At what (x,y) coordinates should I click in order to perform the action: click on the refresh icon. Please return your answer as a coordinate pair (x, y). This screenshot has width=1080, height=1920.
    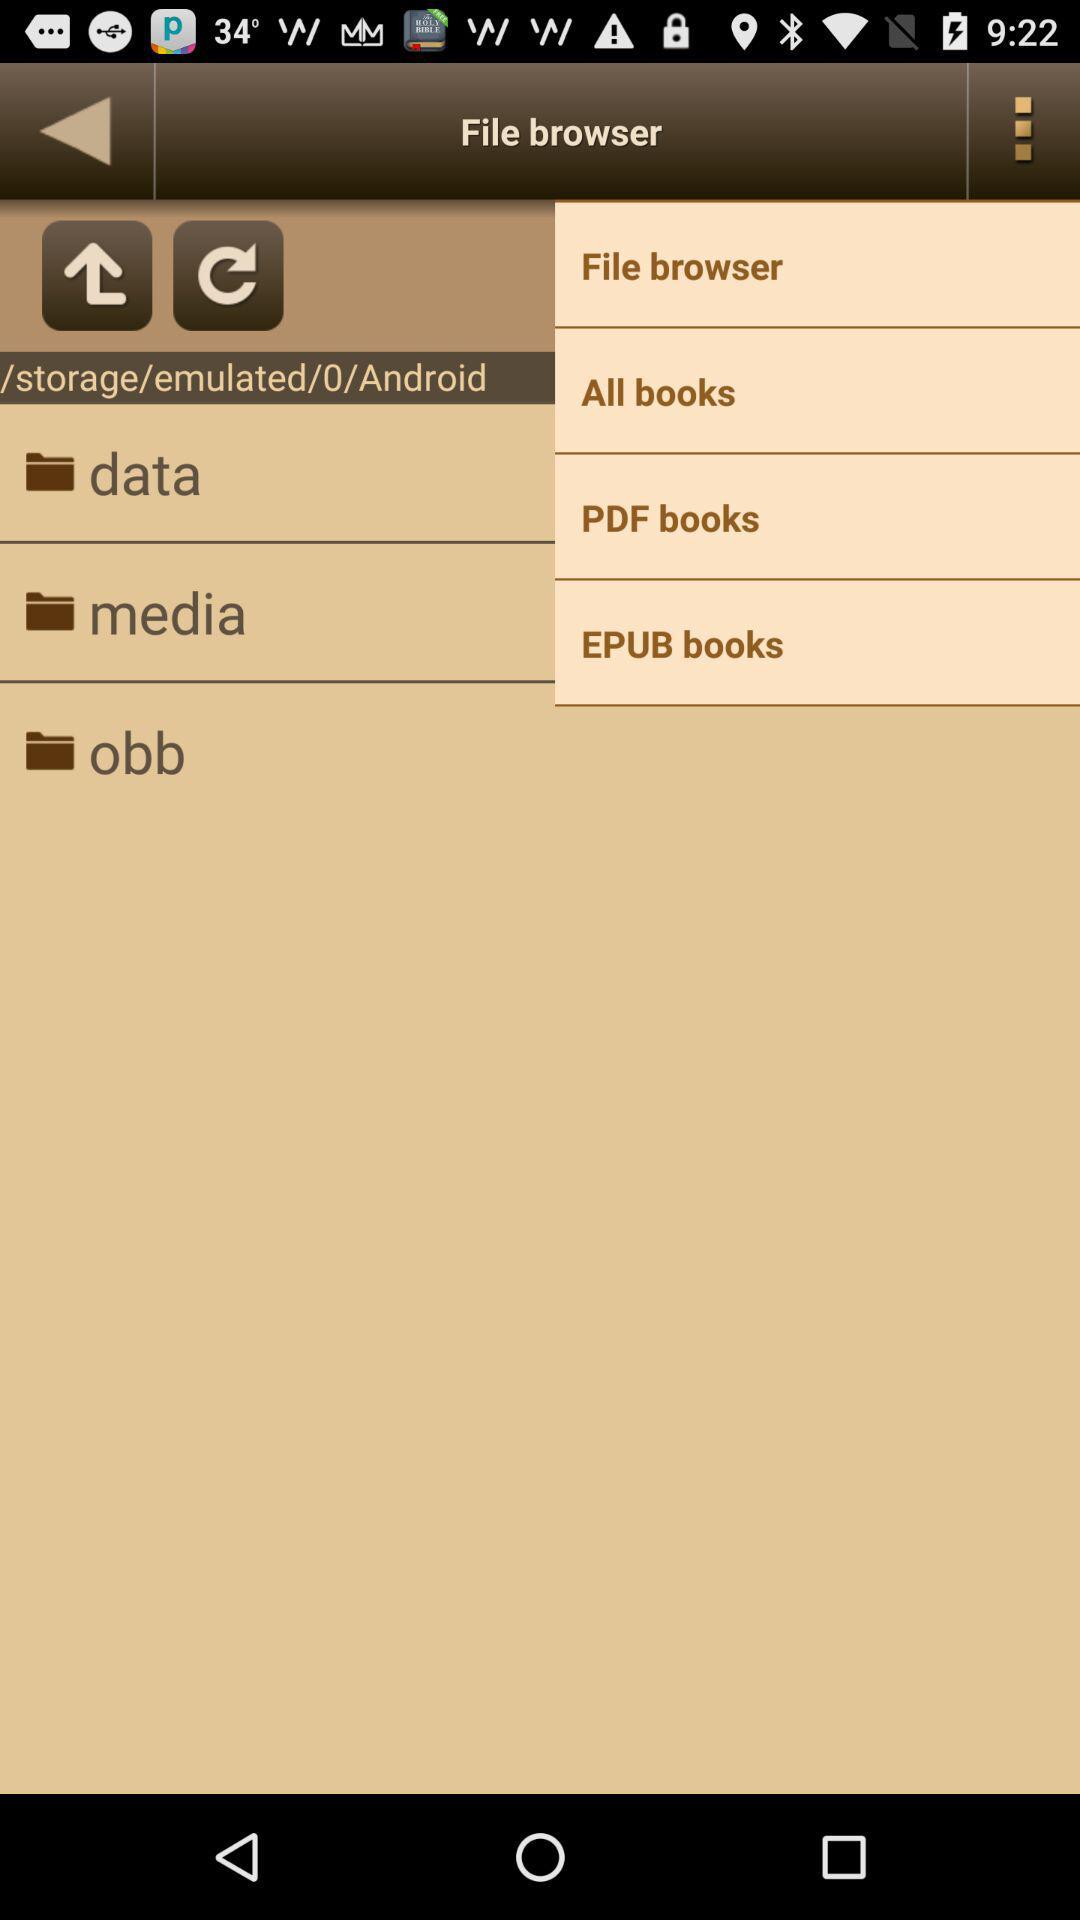
    Looking at the image, I should click on (227, 293).